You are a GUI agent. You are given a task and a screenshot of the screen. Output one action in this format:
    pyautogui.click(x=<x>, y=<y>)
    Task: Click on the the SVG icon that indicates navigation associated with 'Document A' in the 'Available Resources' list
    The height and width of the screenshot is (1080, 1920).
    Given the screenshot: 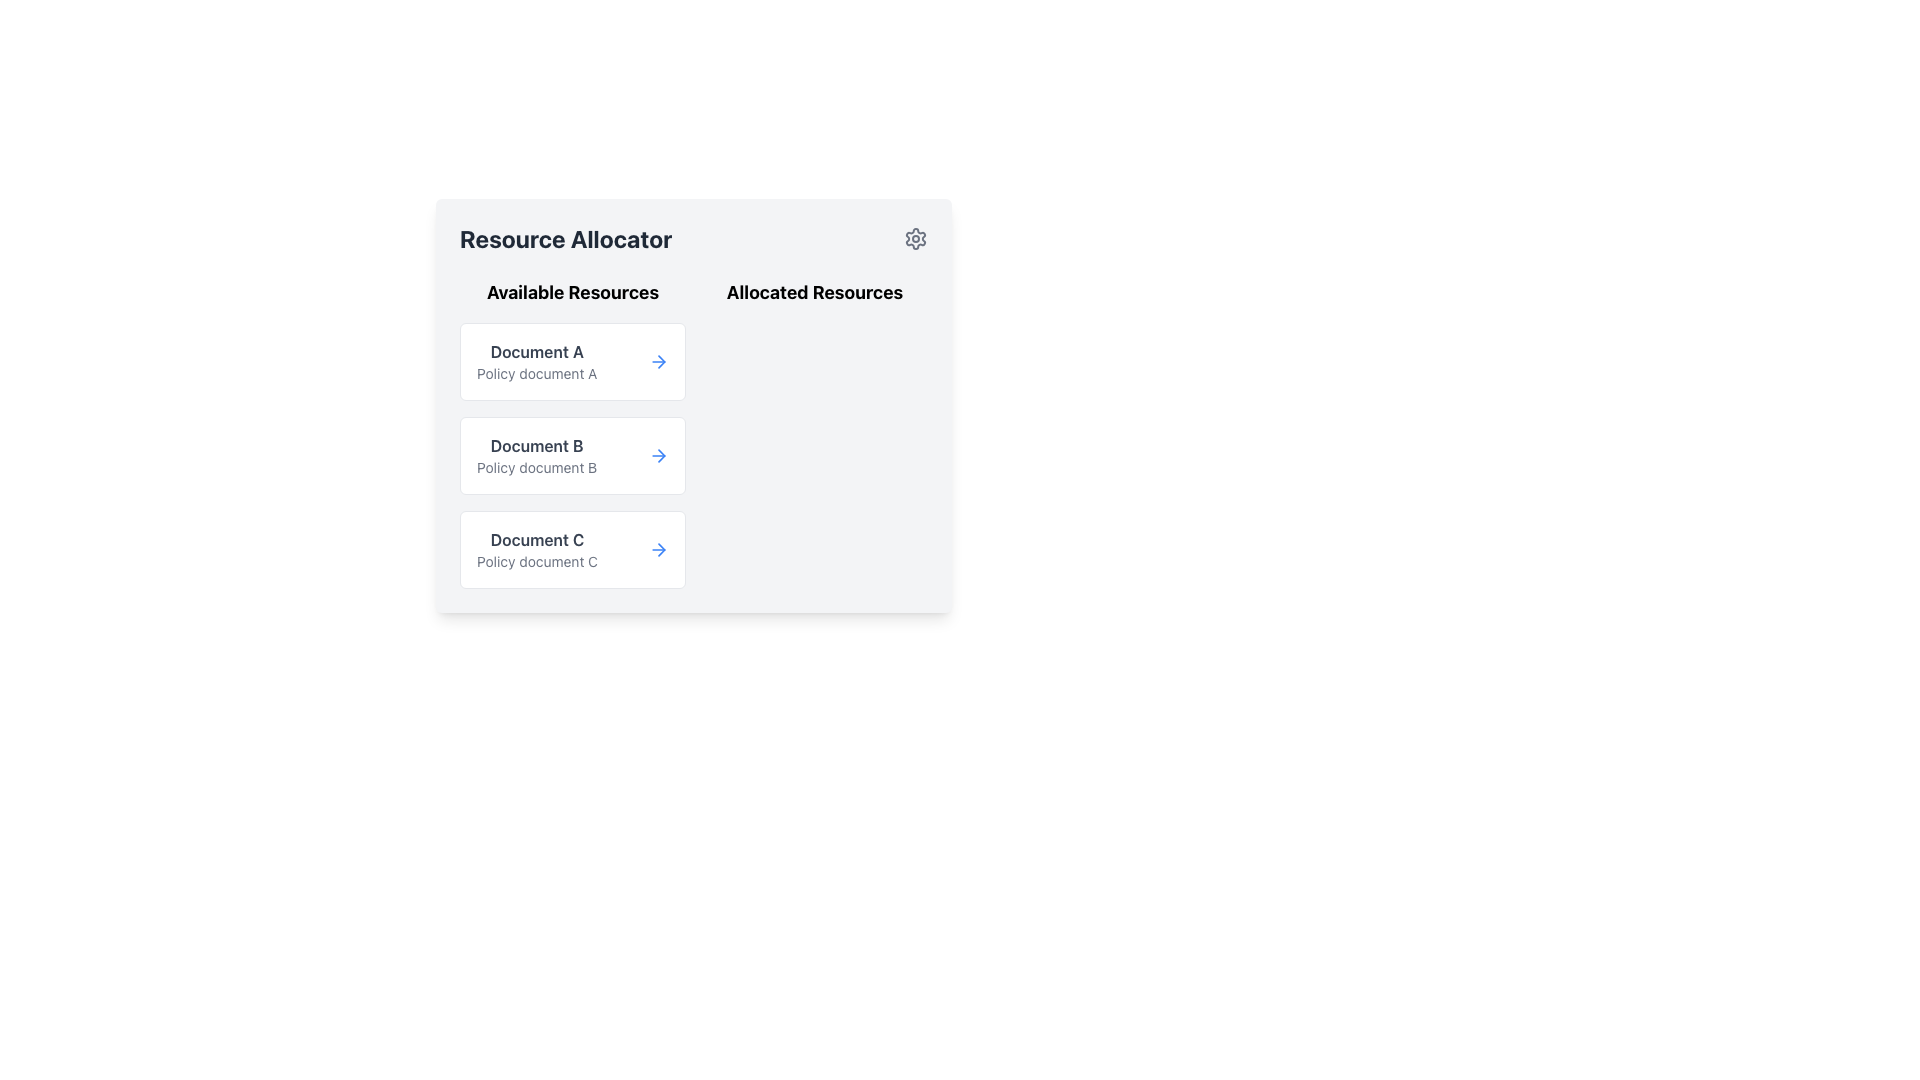 What is the action you would take?
    pyautogui.click(x=662, y=362)
    